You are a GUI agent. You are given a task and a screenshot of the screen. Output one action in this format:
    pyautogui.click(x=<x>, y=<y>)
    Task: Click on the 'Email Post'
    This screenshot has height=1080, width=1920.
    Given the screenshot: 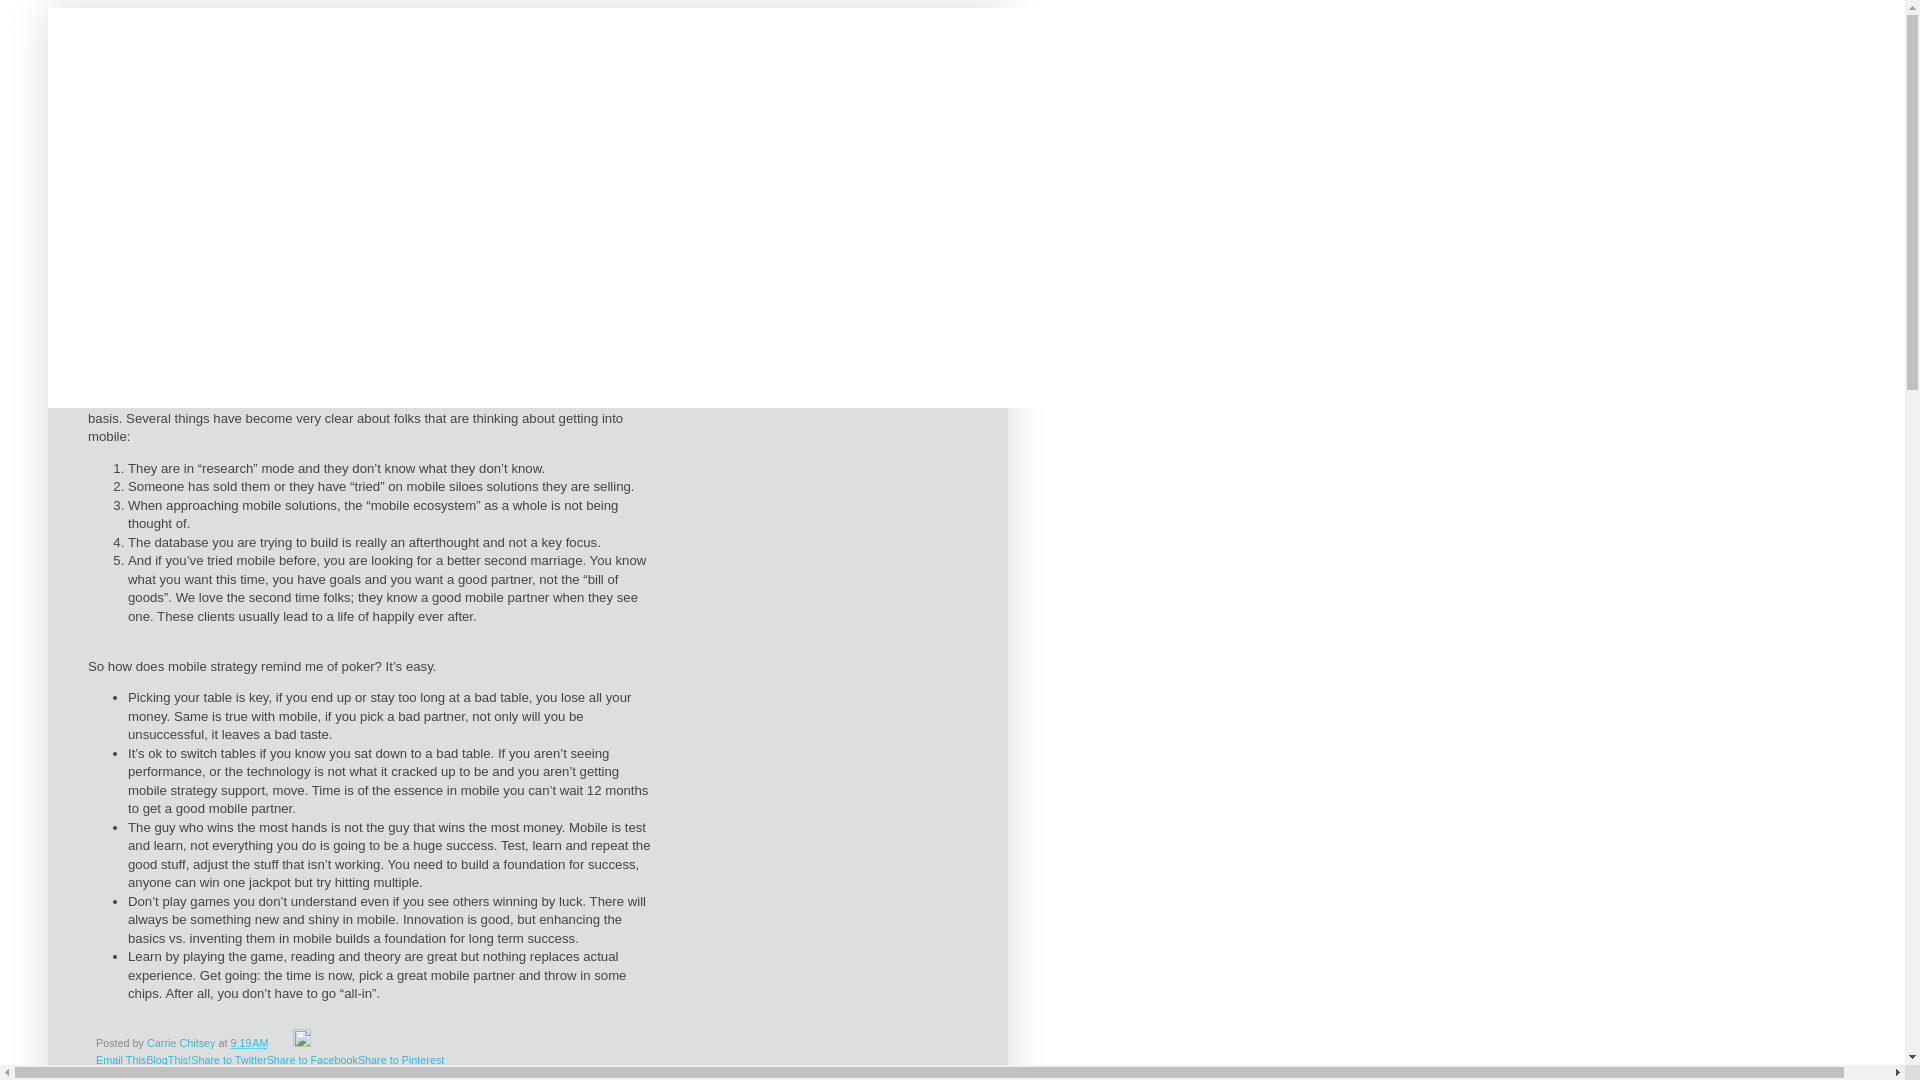 What is the action you would take?
    pyautogui.click(x=281, y=1041)
    